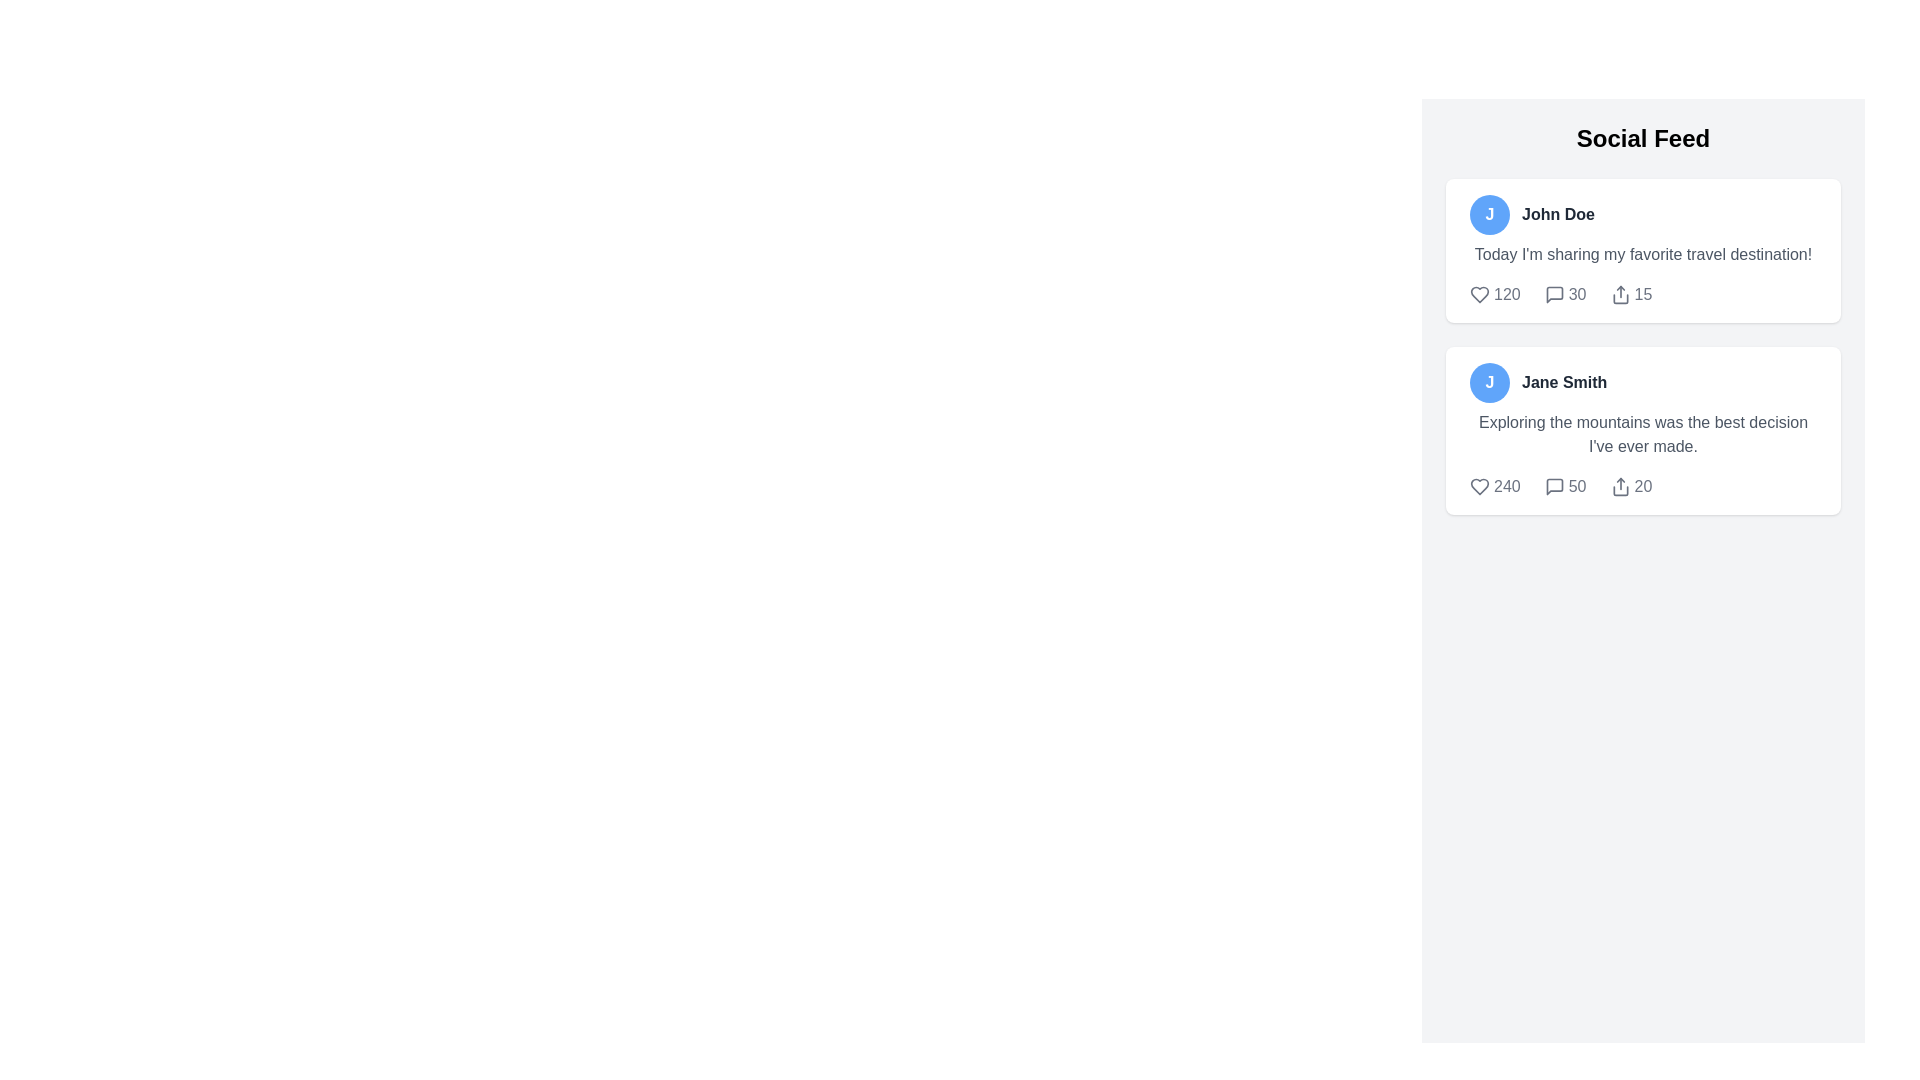 The width and height of the screenshot is (1920, 1080). Describe the element at coordinates (1553, 294) in the screenshot. I see `the comment icon located in the post interaction control panel of the Social Feed section` at that location.